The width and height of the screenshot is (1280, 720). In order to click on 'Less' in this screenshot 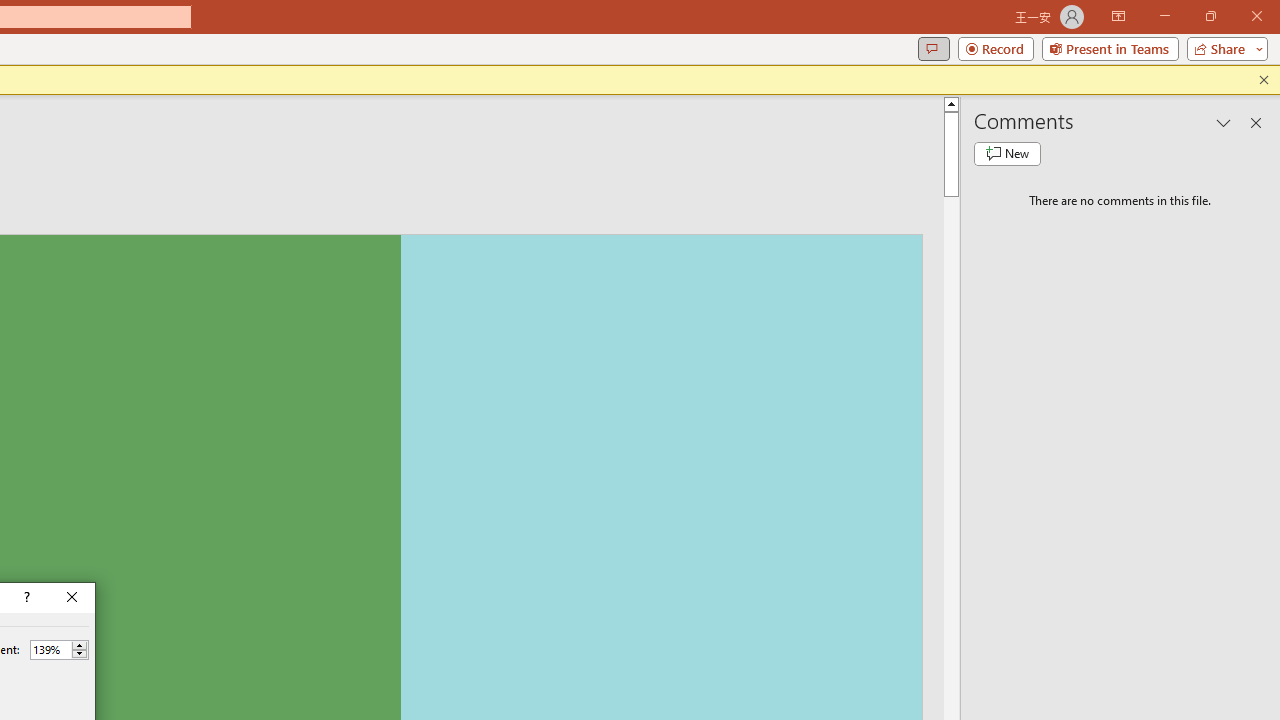, I will do `click(79, 654)`.